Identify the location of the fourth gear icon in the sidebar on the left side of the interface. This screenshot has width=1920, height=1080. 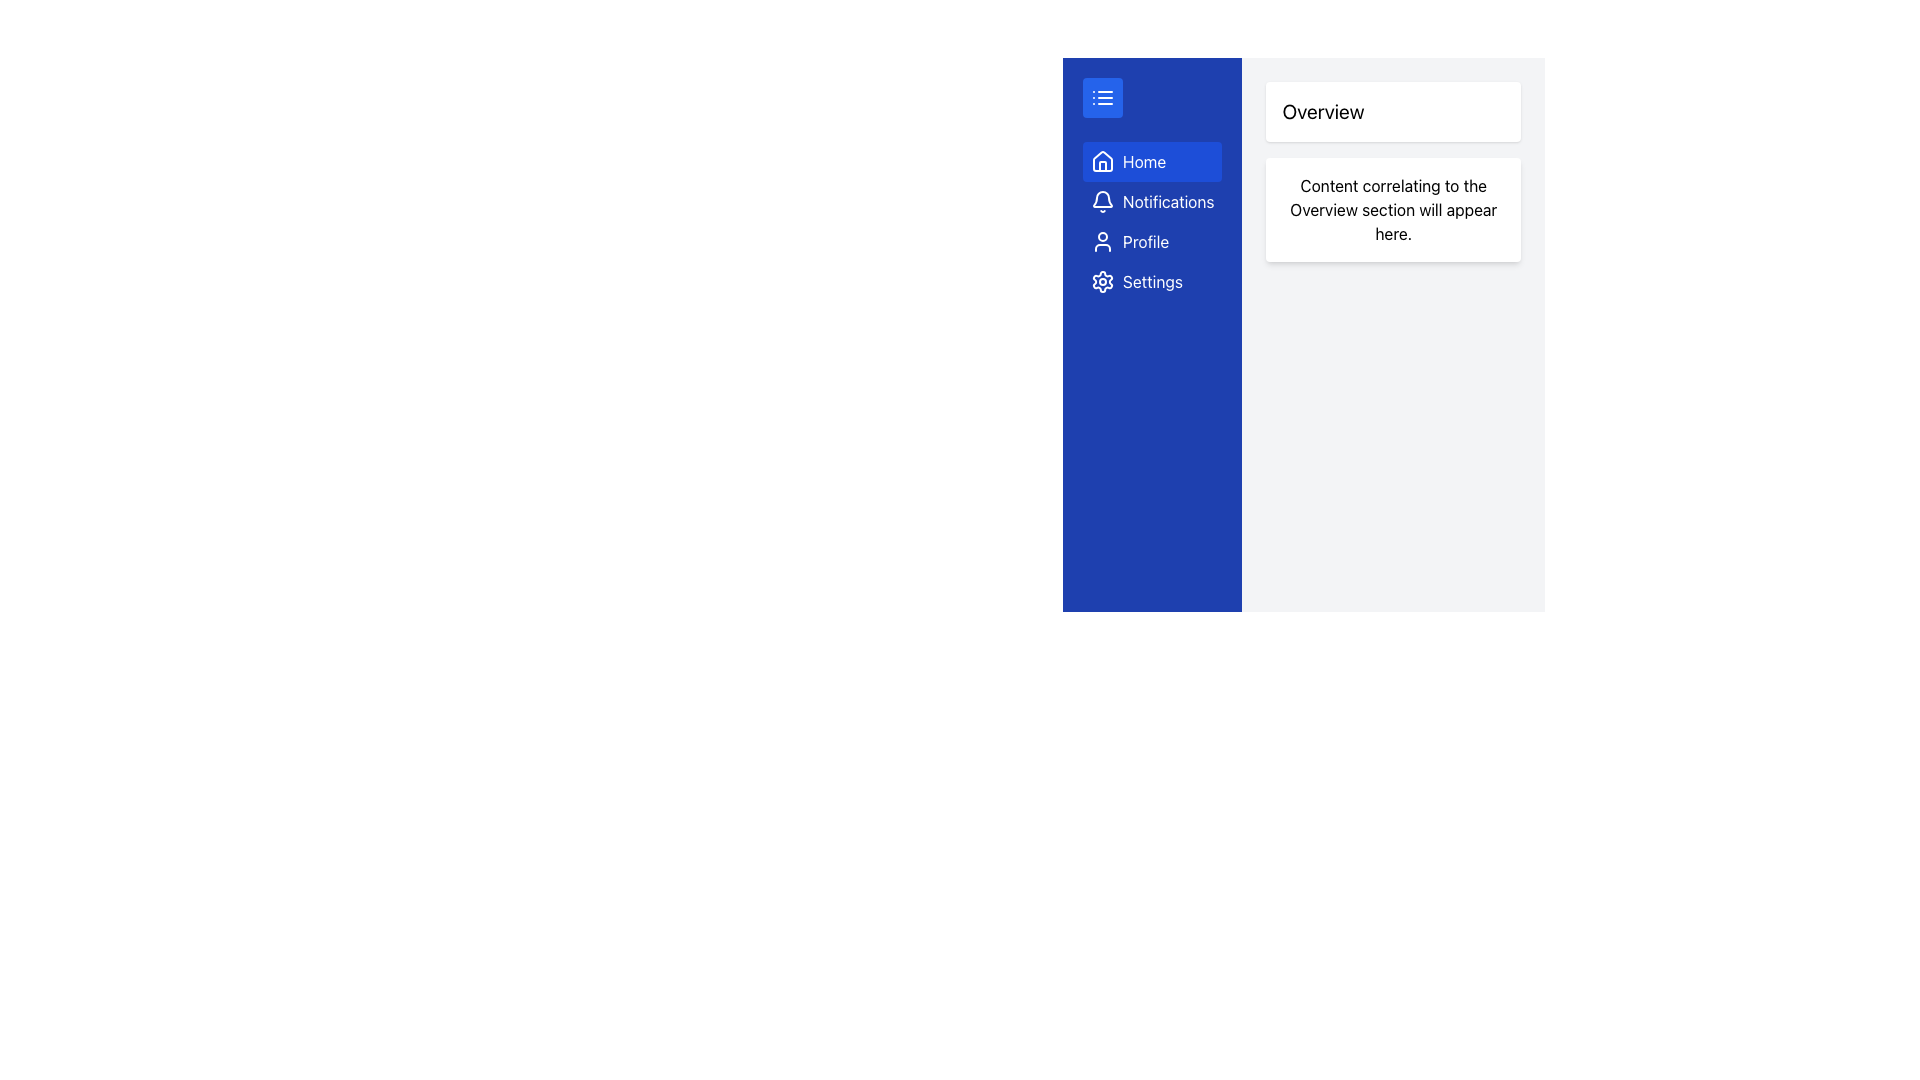
(1102, 281).